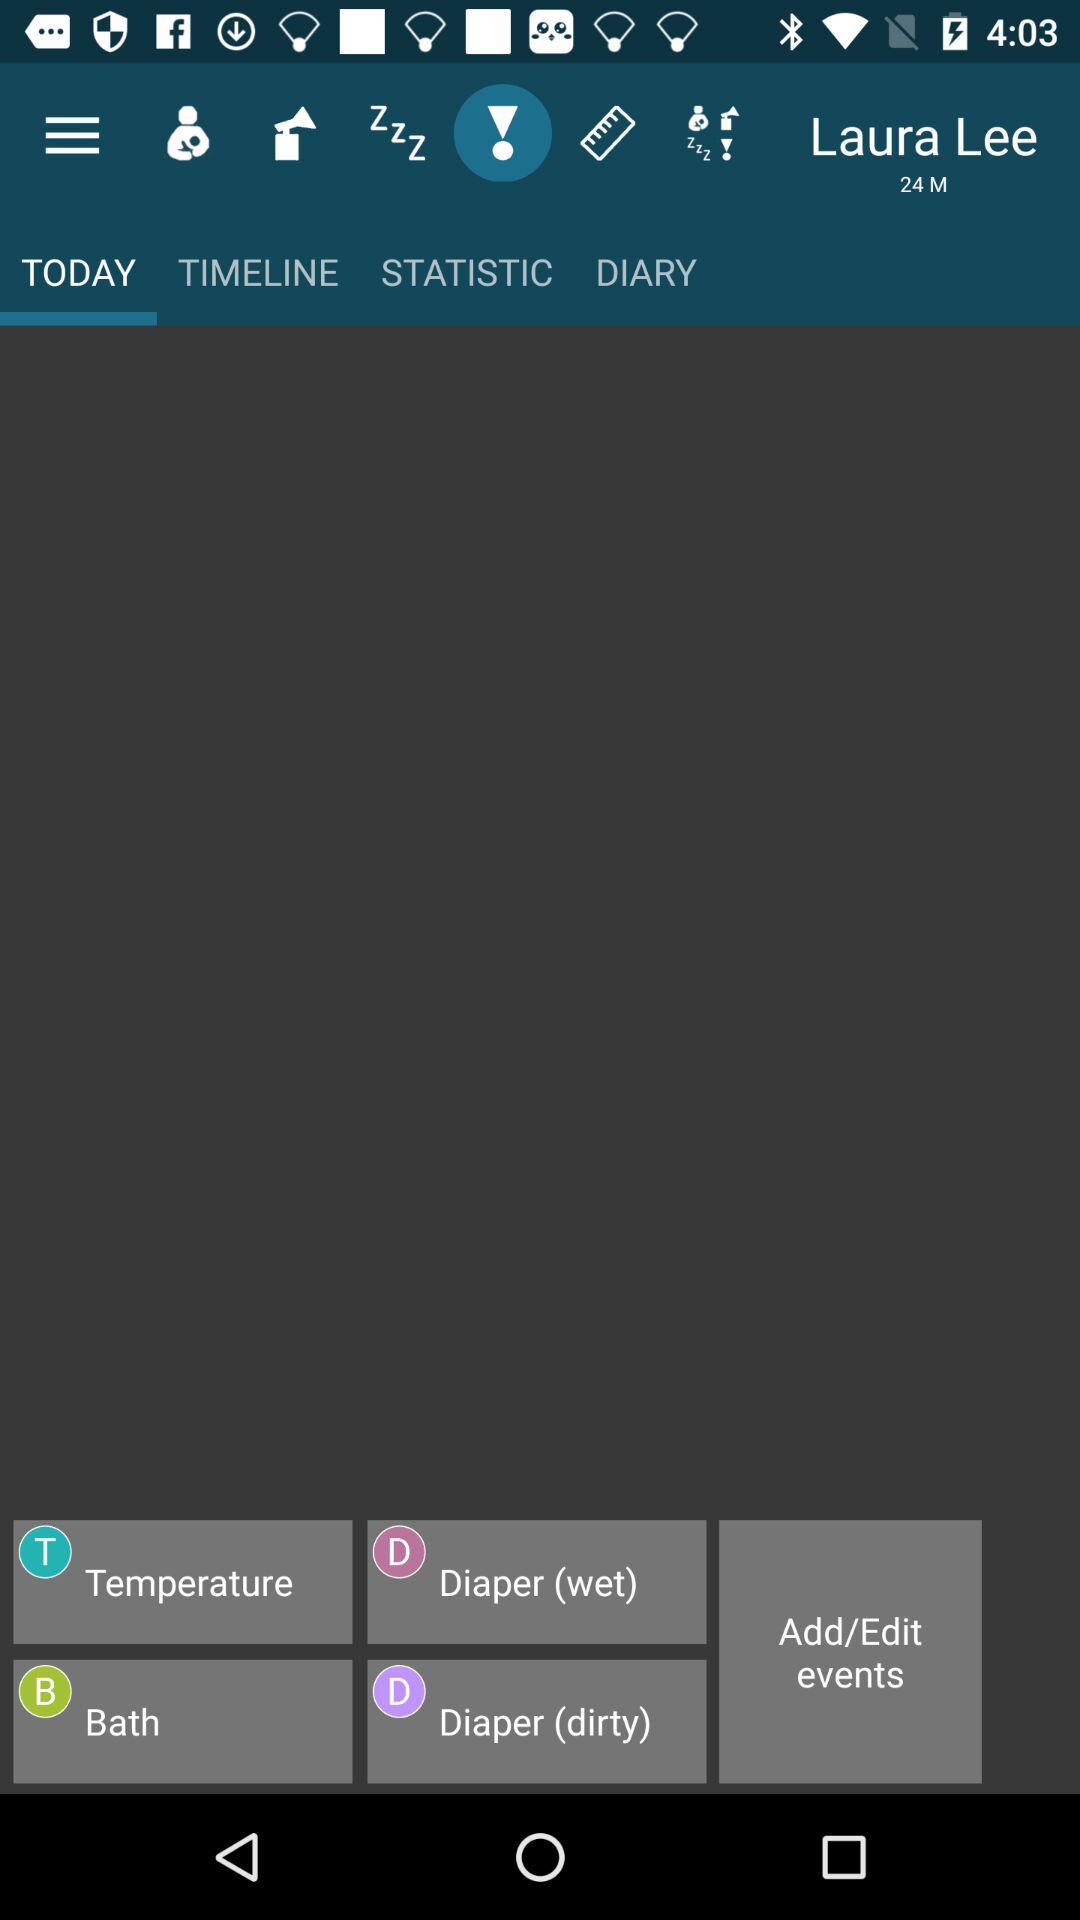 This screenshot has width=1080, height=1920. What do you see at coordinates (397, 131) in the screenshot?
I see `the sliders icon` at bounding box center [397, 131].